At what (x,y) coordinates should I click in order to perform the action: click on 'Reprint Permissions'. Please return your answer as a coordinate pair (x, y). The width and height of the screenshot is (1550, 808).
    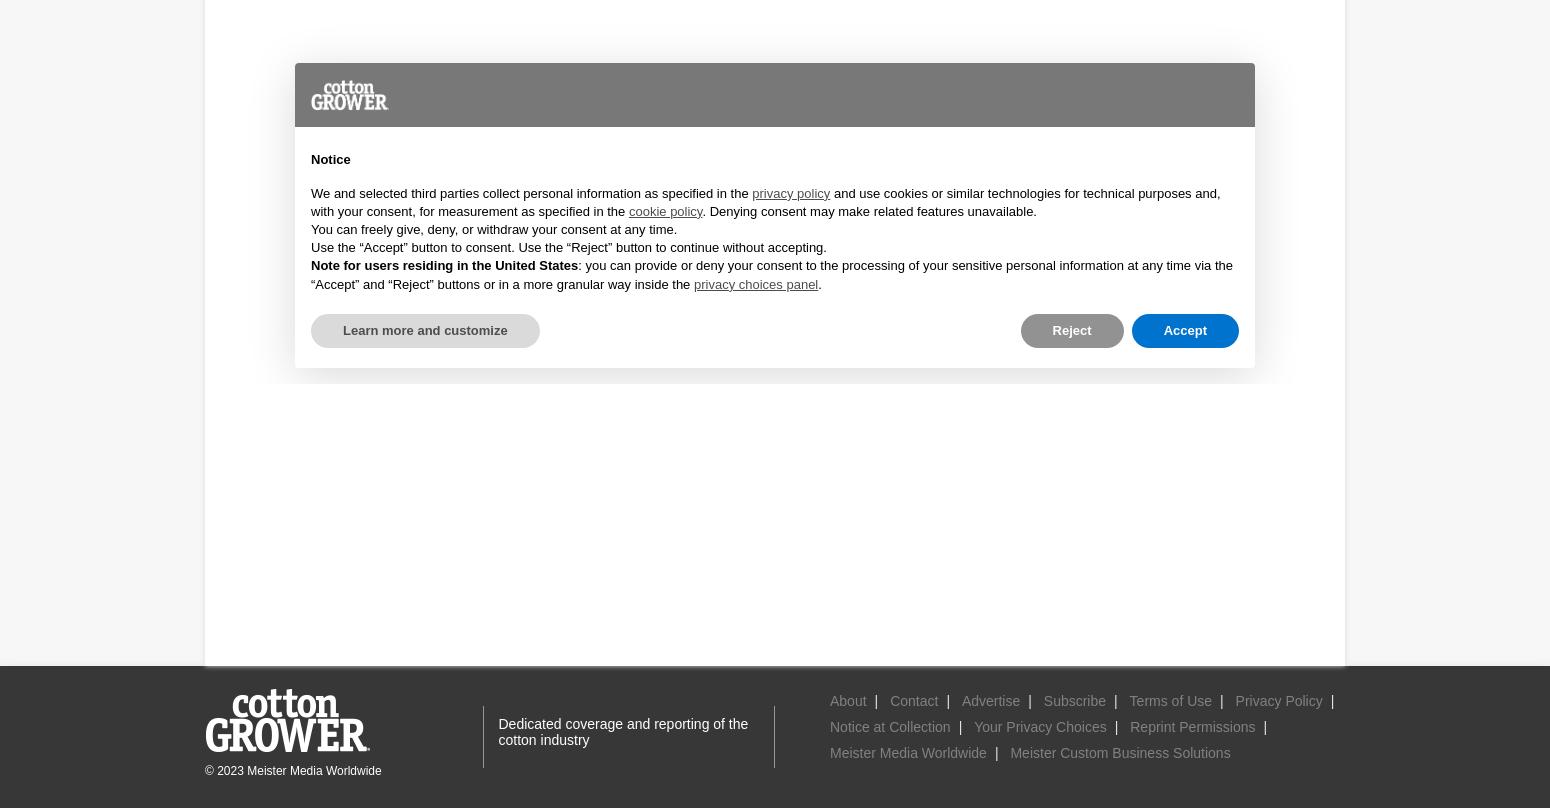
    Looking at the image, I should click on (1192, 726).